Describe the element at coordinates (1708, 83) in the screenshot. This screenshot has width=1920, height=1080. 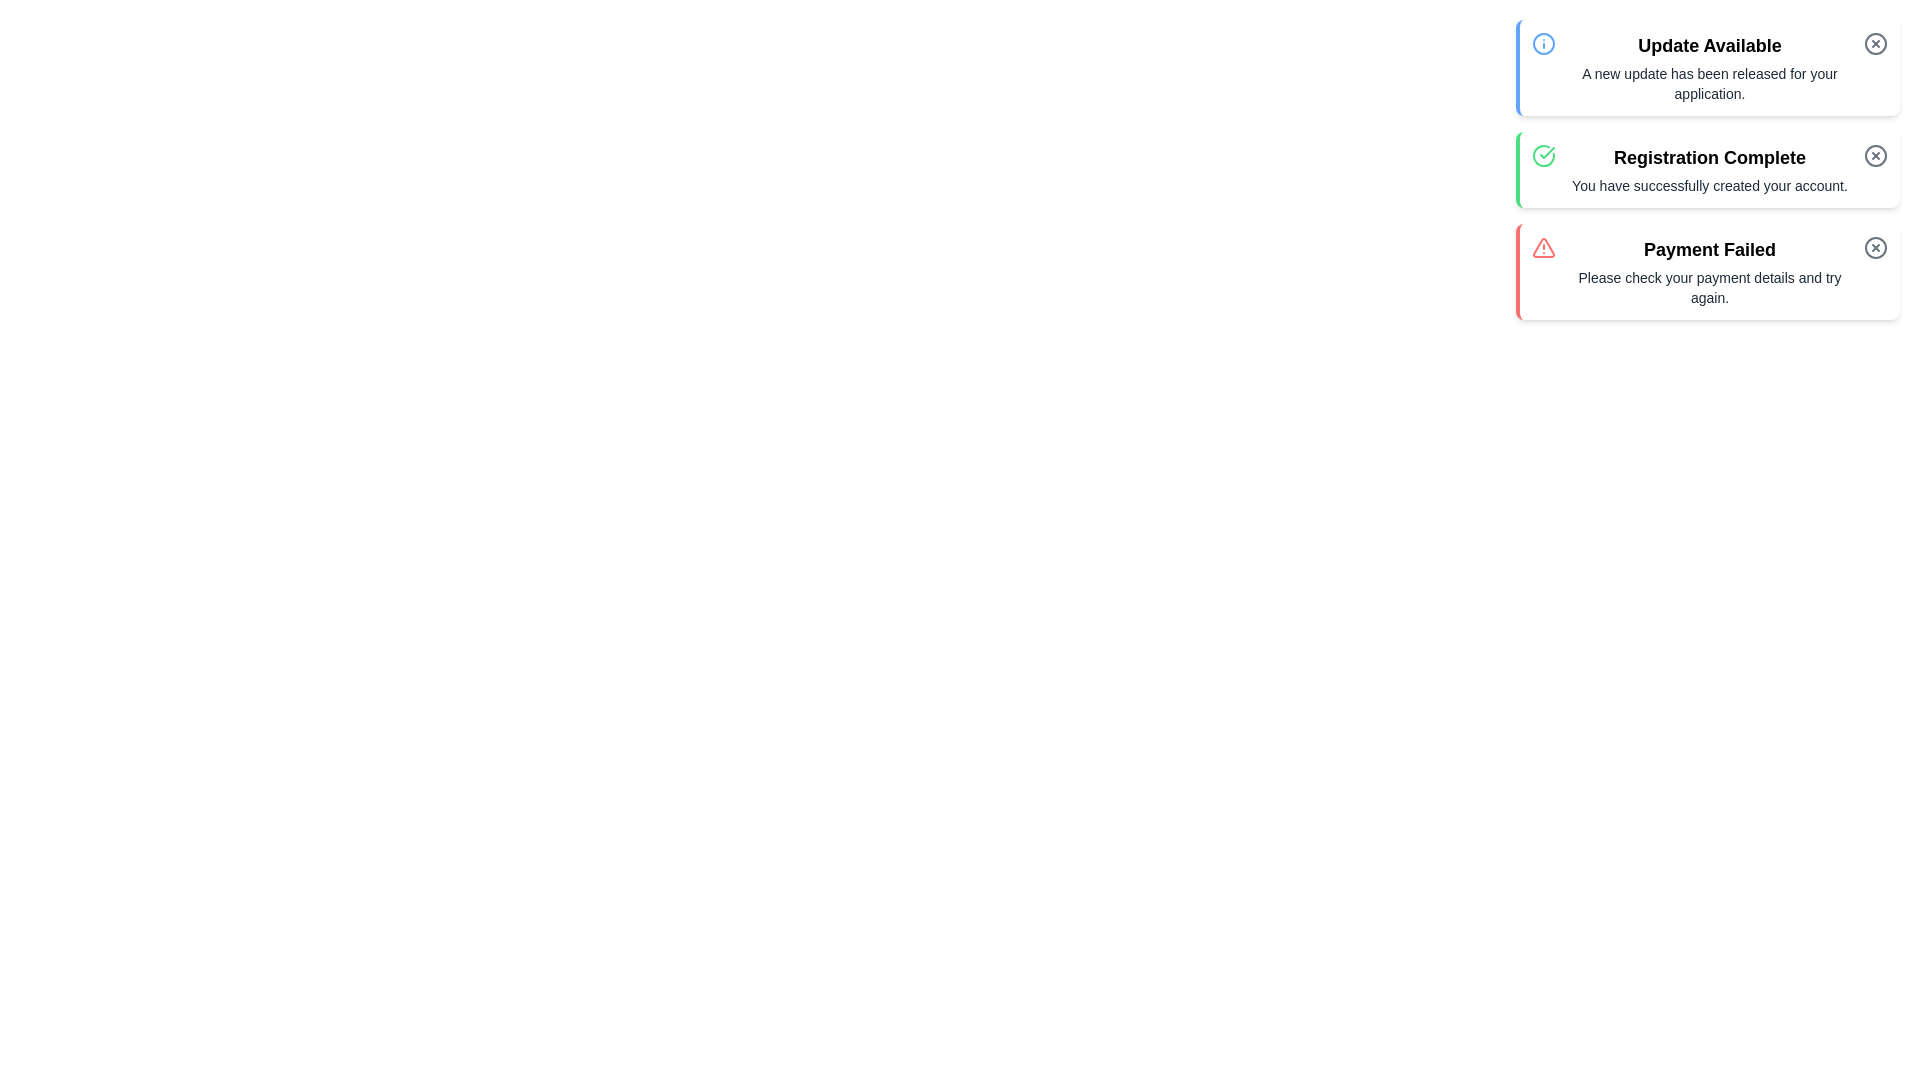
I see `information displayed in the static text label stating 'A new update has been released for your application.', which is styled in a small gray font on a white background, located below the bold header 'Update Available'` at that location.